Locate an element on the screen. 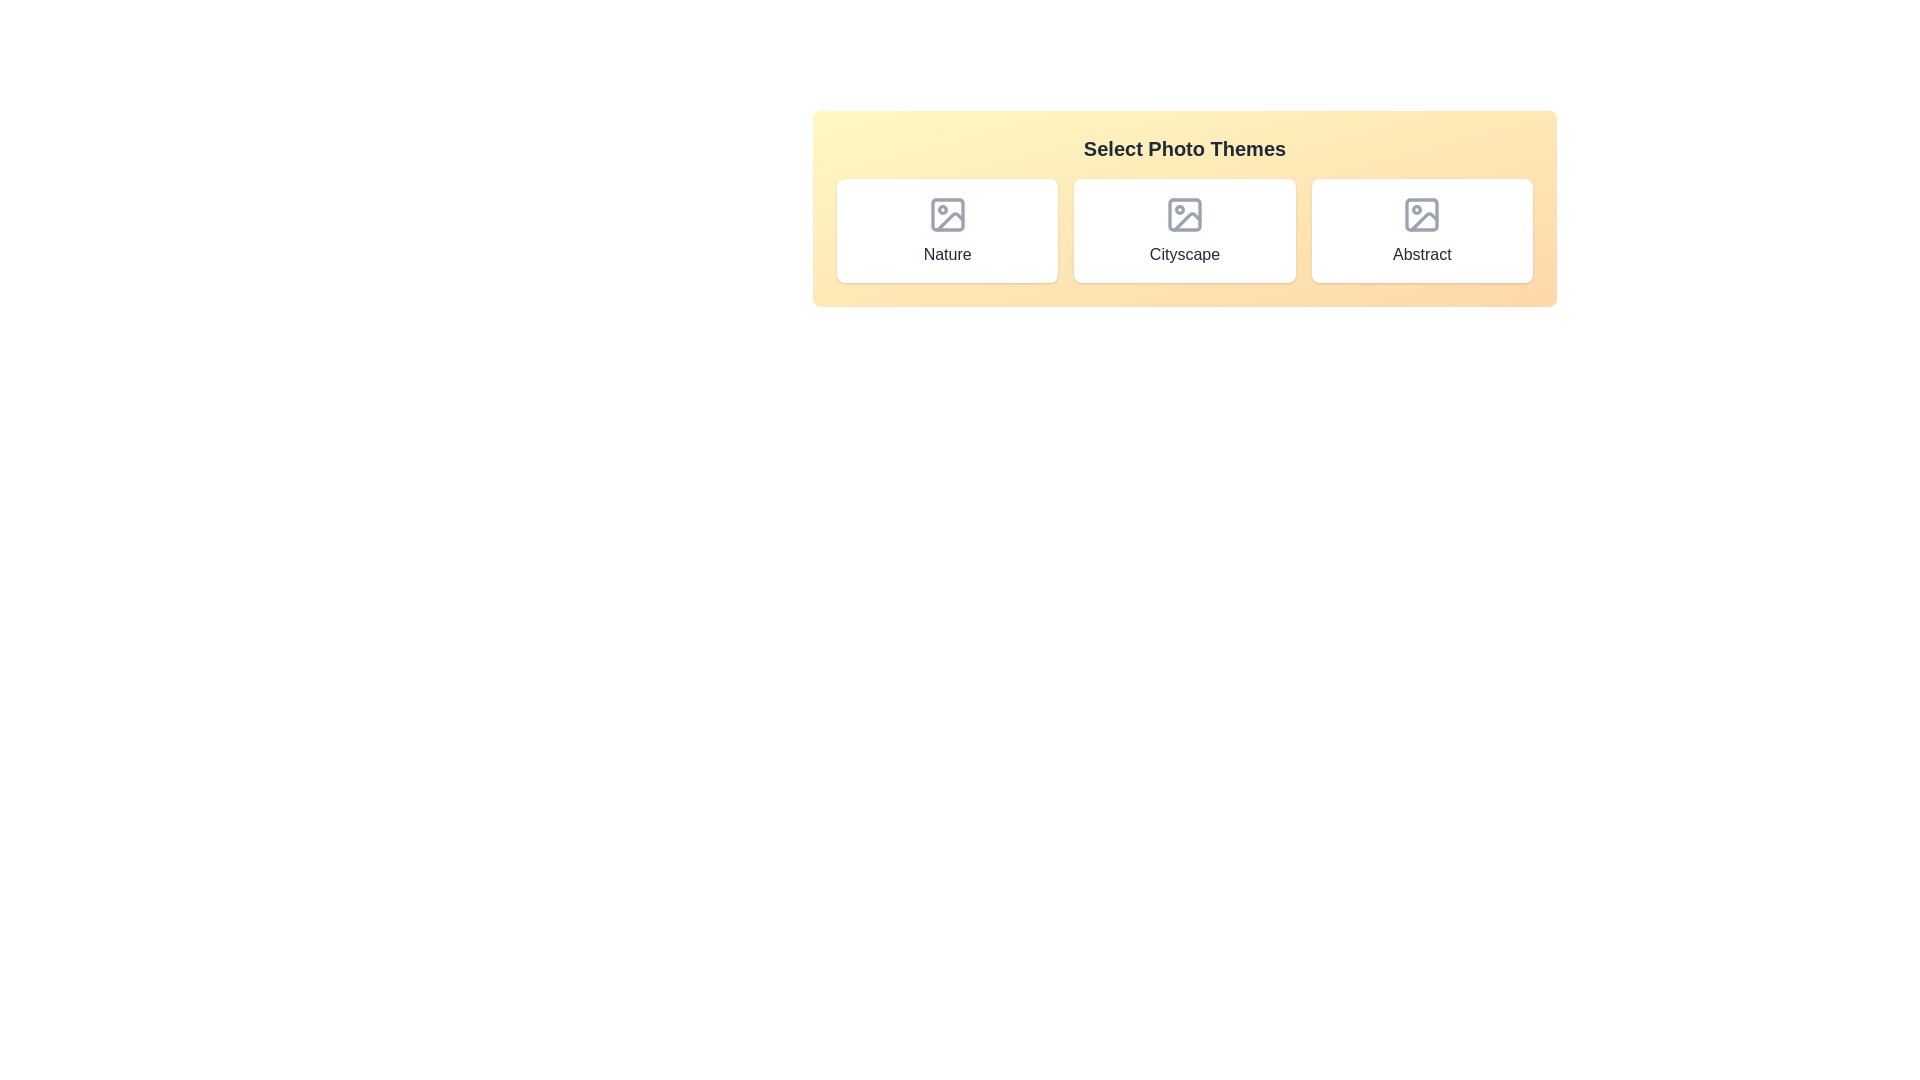 The image size is (1920, 1080). the Cityscape photo theme chip is located at coordinates (1185, 230).